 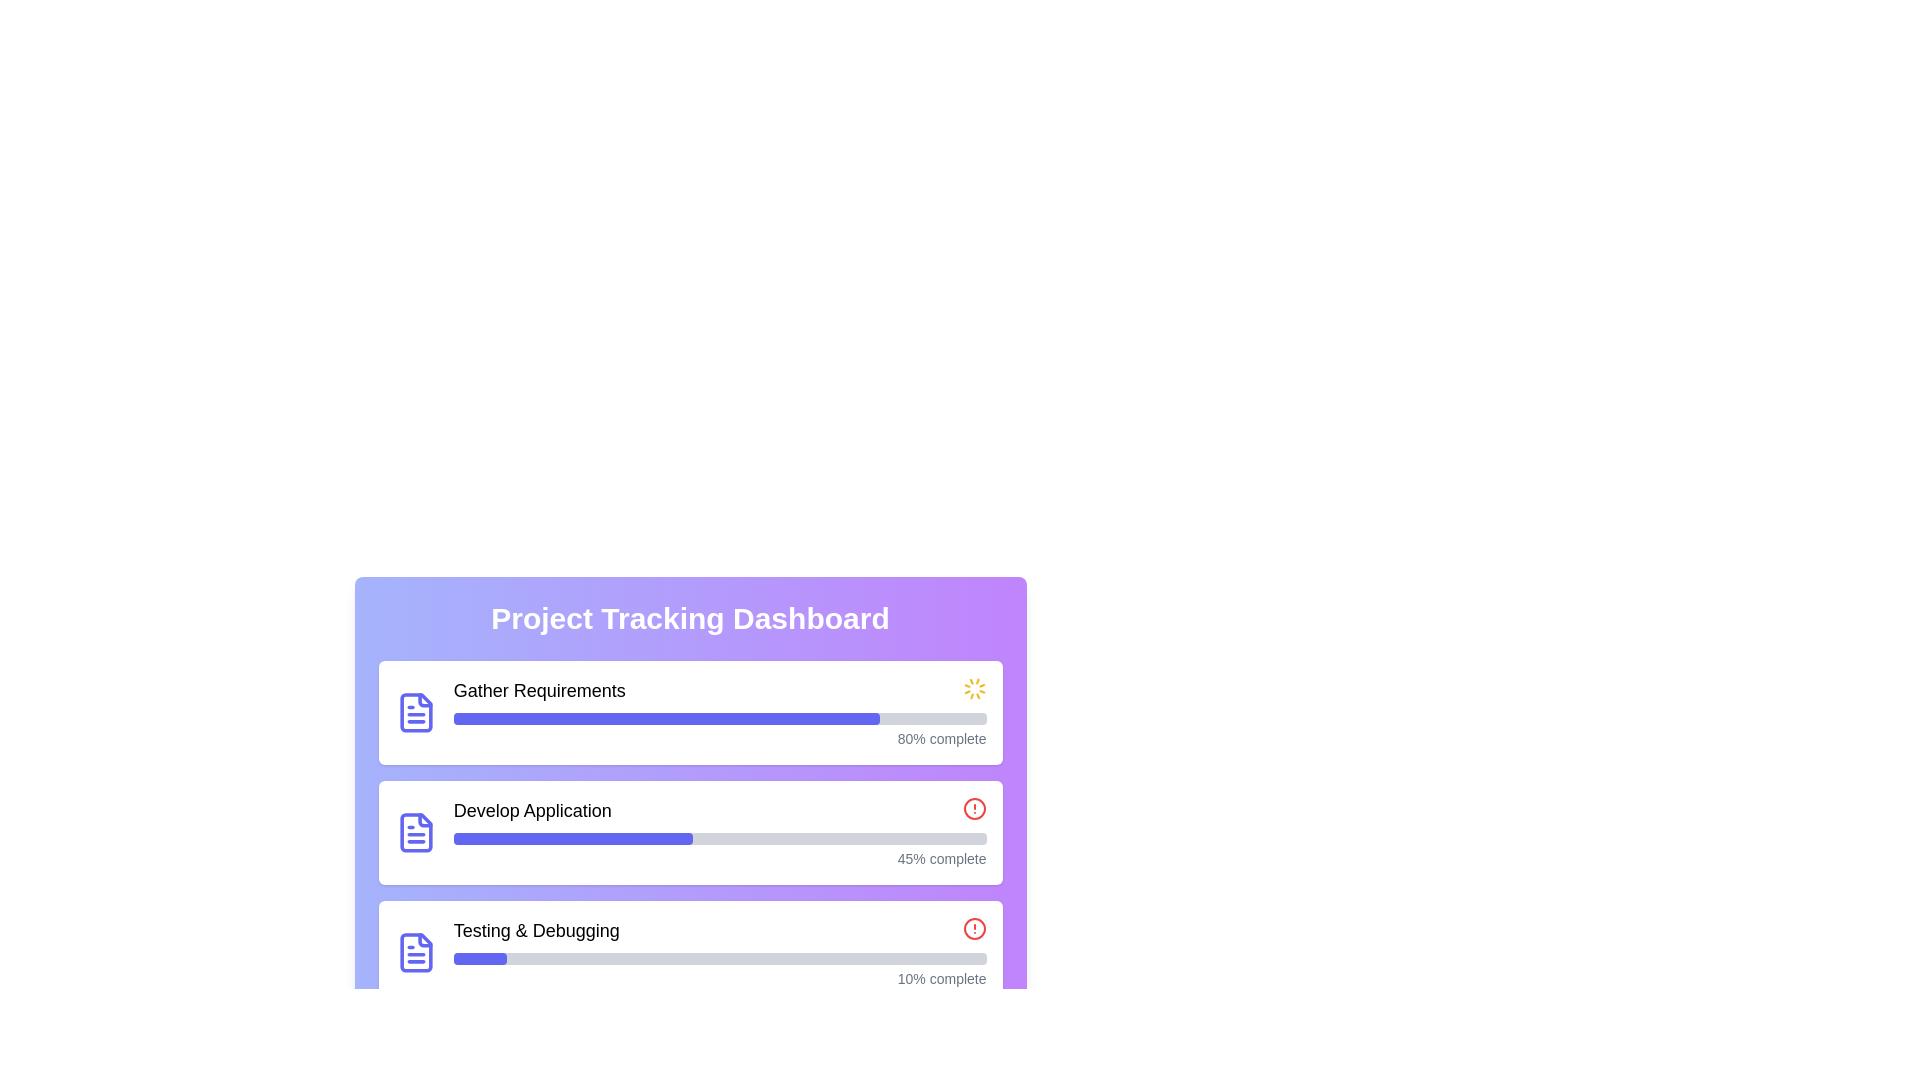 What do you see at coordinates (539, 689) in the screenshot?
I see `the 'Gather Requirements' text label, which is styled in a larger font size and bold black color, located at the top left of the first row in the progress section` at bounding box center [539, 689].